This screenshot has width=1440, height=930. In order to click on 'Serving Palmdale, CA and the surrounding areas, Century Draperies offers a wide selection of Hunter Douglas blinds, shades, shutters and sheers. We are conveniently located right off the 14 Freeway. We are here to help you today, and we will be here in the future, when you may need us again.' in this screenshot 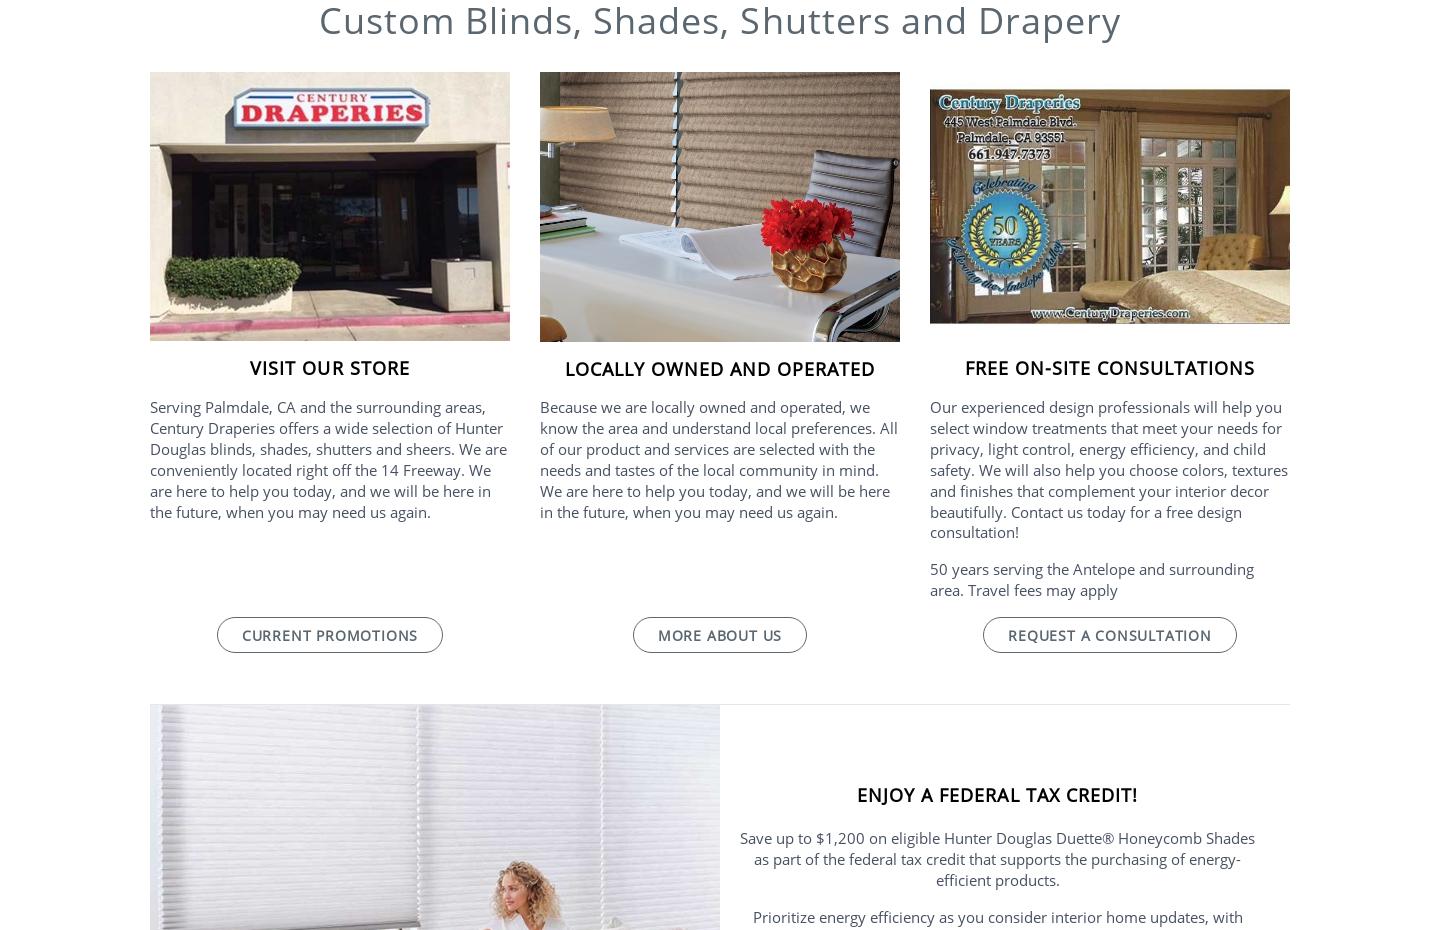, I will do `click(328, 458)`.